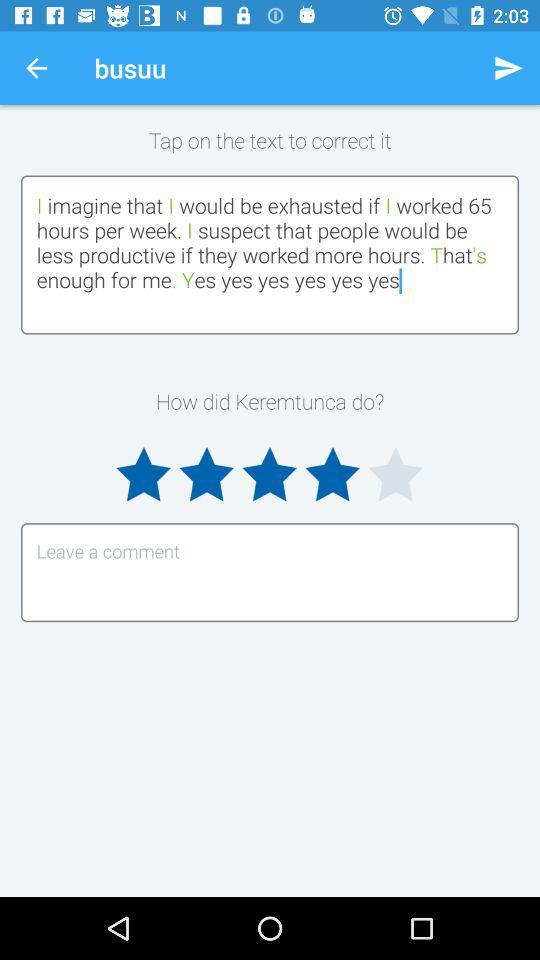 Image resolution: width=540 pixels, height=960 pixels. Describe the element at coordinates (36, 68) in the screenshot. I see `the item above the tap on the` at that location.